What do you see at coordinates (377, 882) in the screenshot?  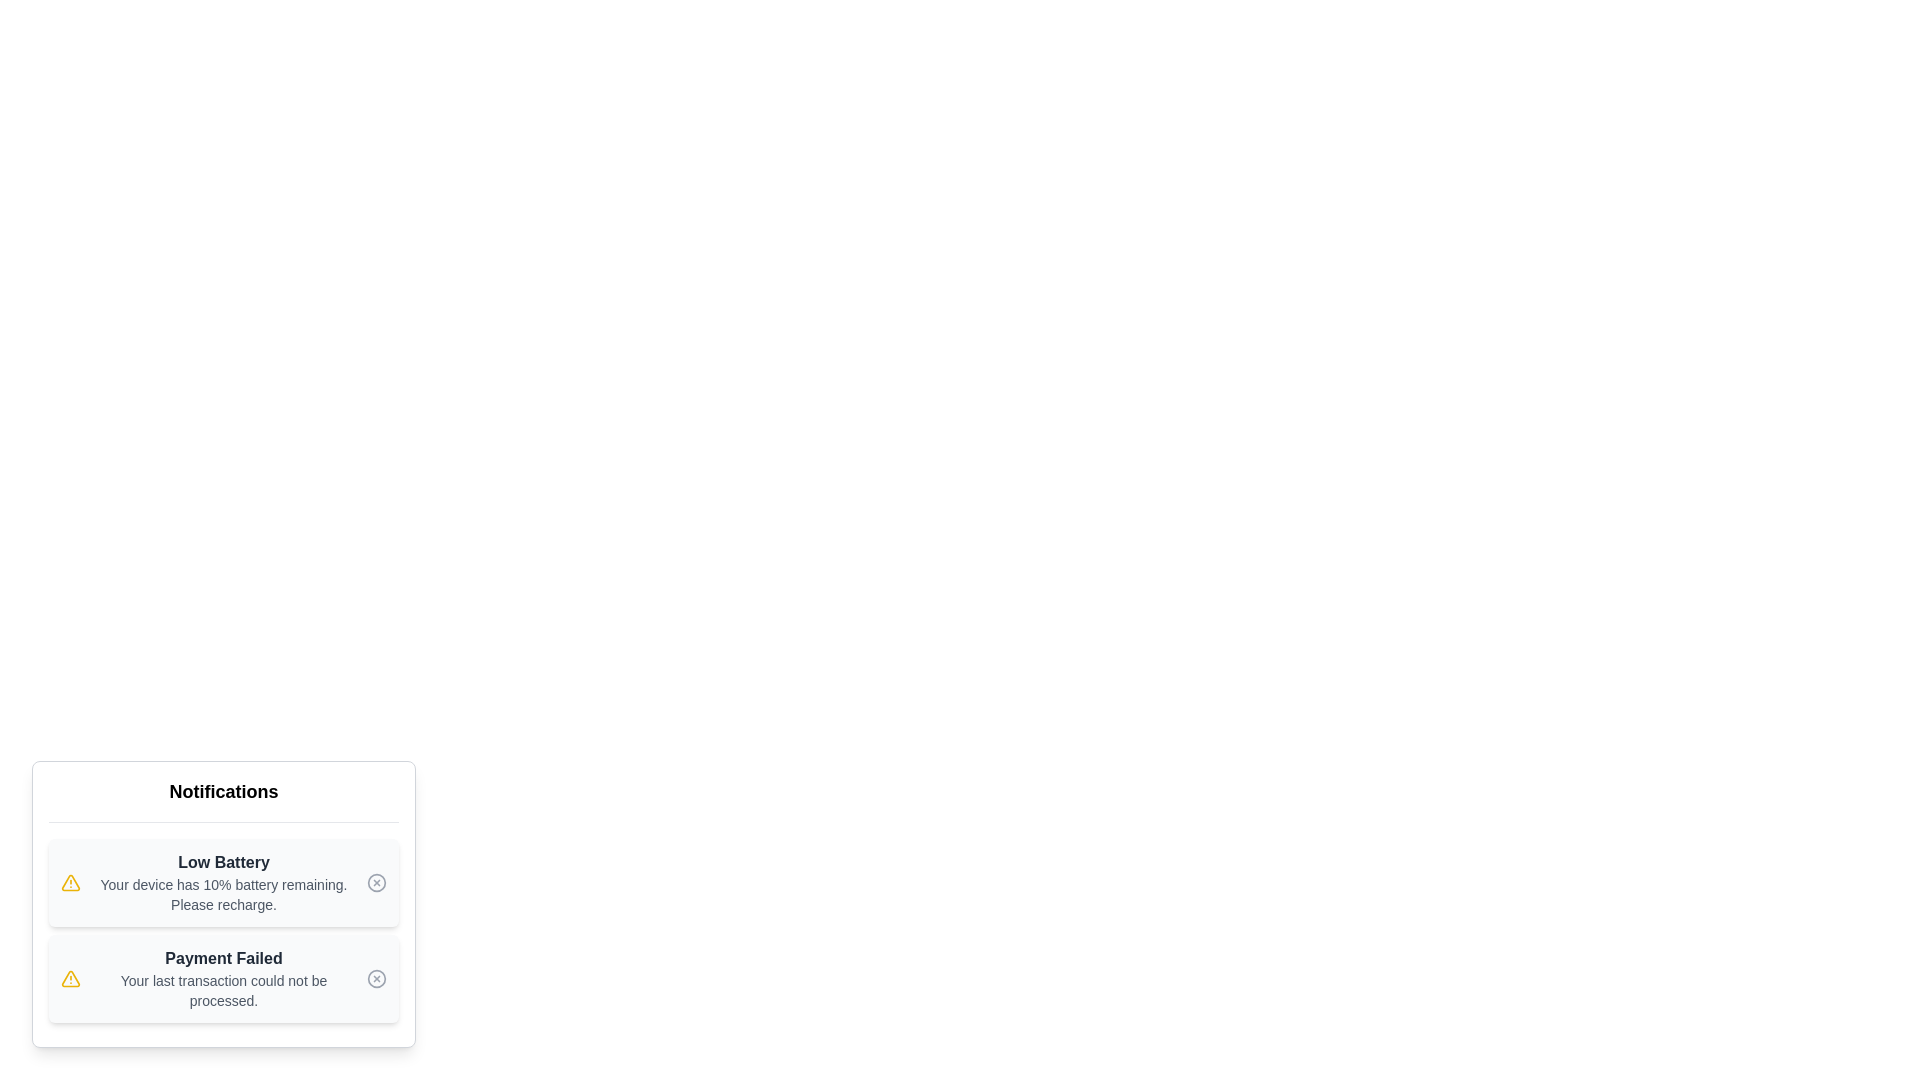 I see `the circular icon in the second notification box to the right of the accompanying text, which indicates a failure or error` at bounding box center [377, 882].